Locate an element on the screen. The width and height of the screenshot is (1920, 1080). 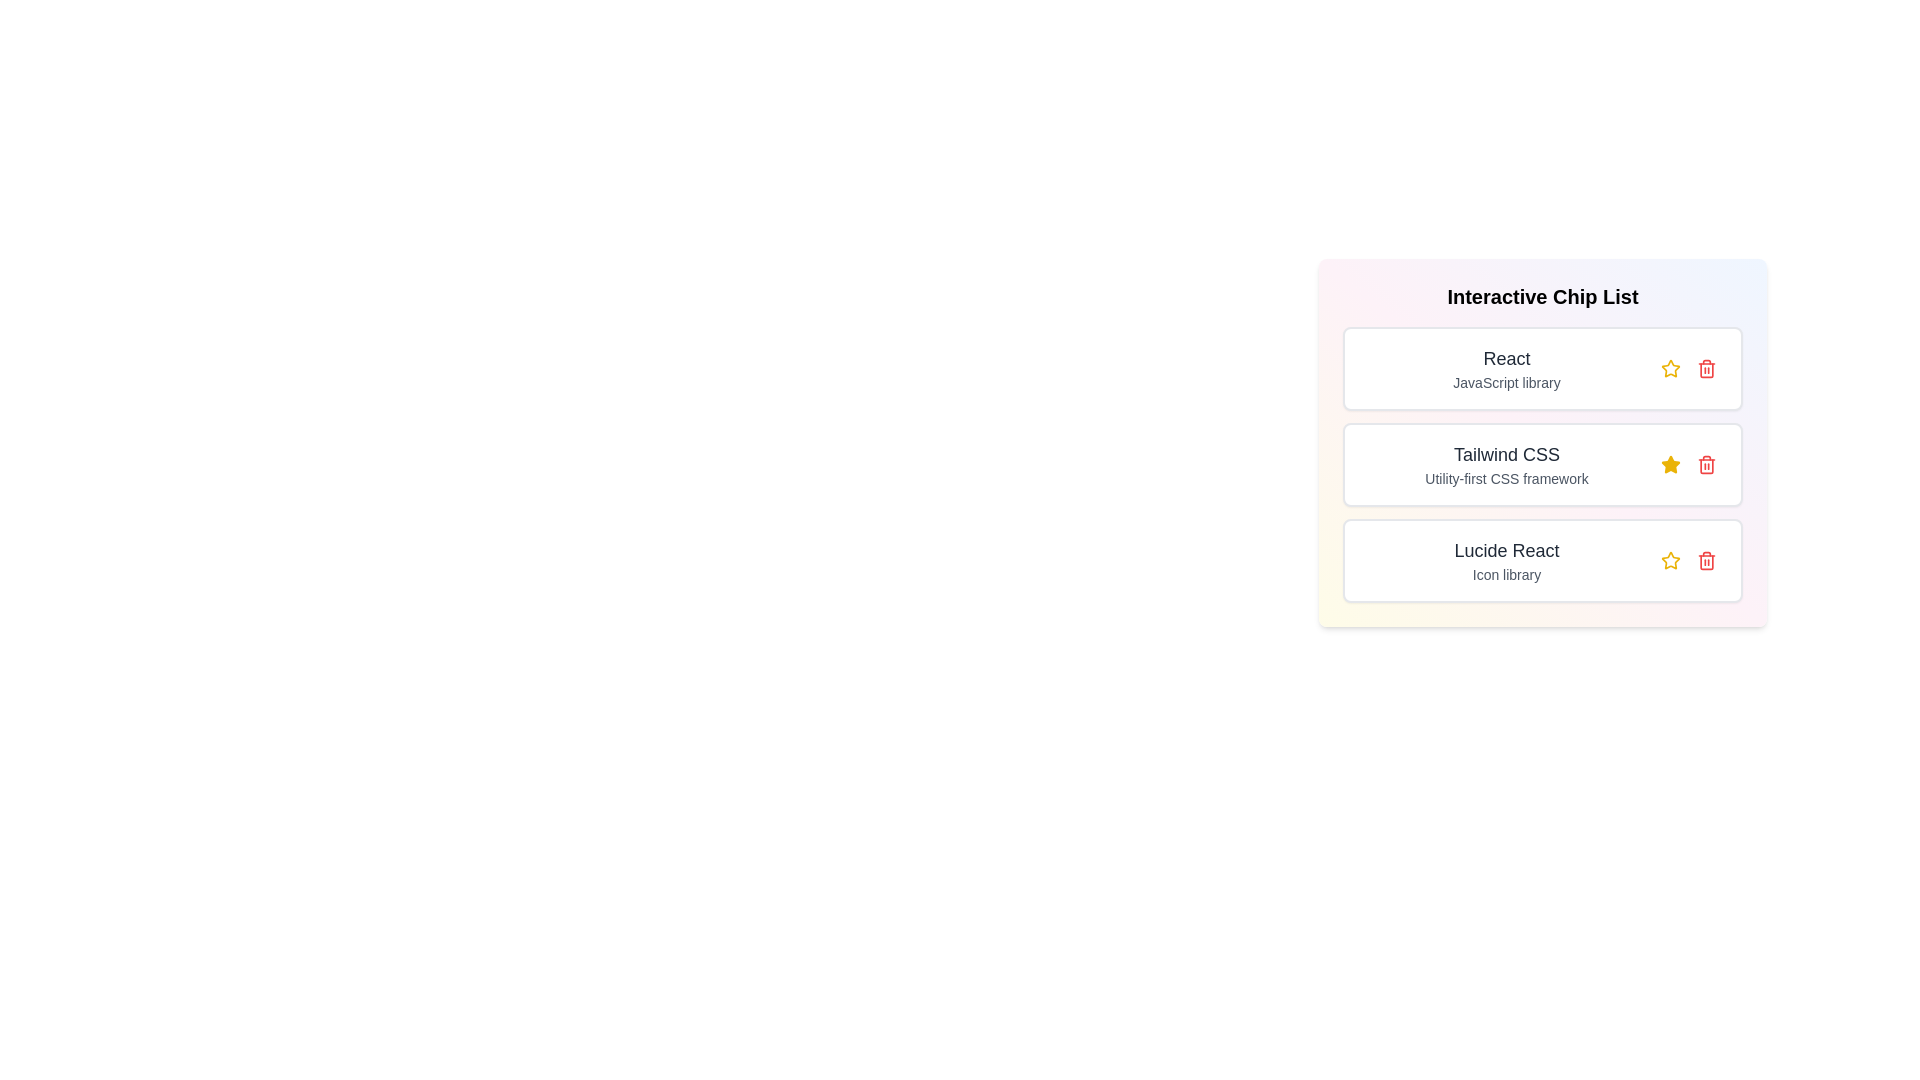
trash icon for the item with title React to remove it from the list is located at coordinates (1706, 369).